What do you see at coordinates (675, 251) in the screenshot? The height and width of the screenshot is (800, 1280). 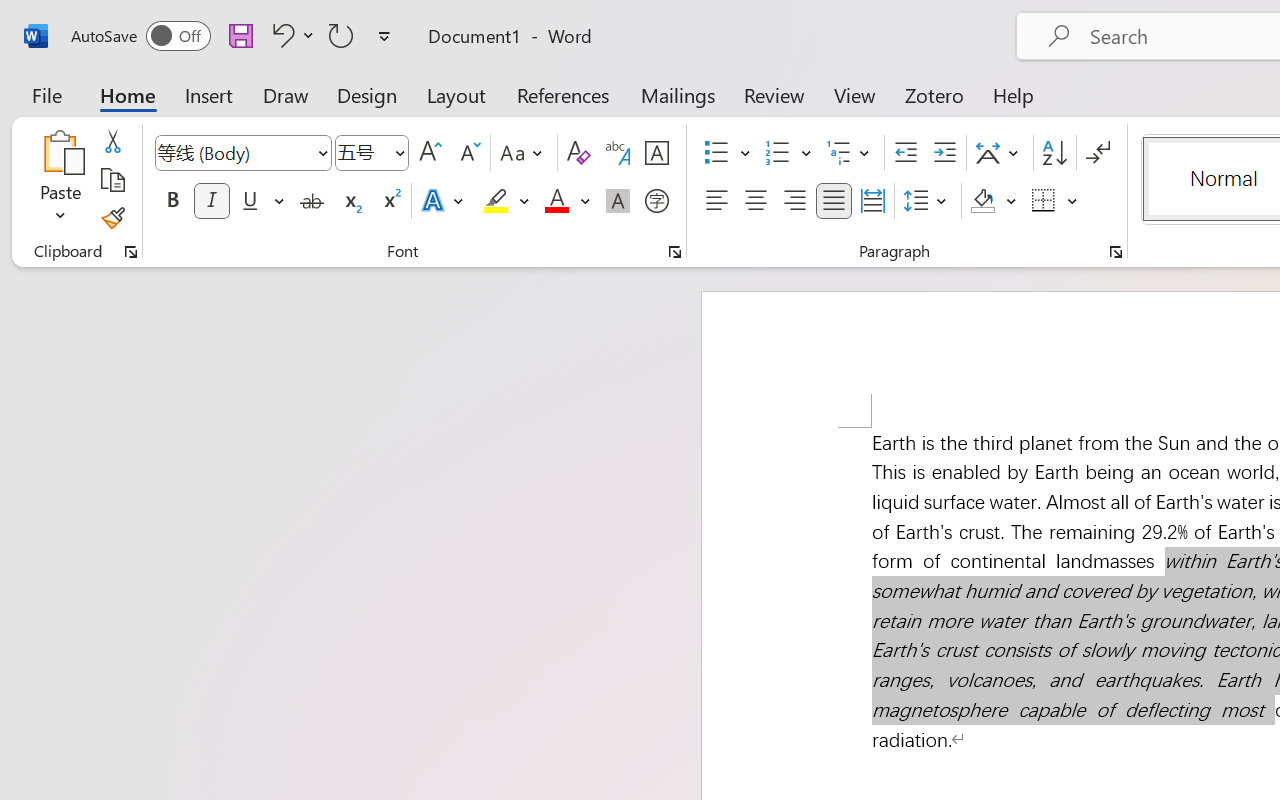 I see `'Font...'` at bounding box center [675, 251].